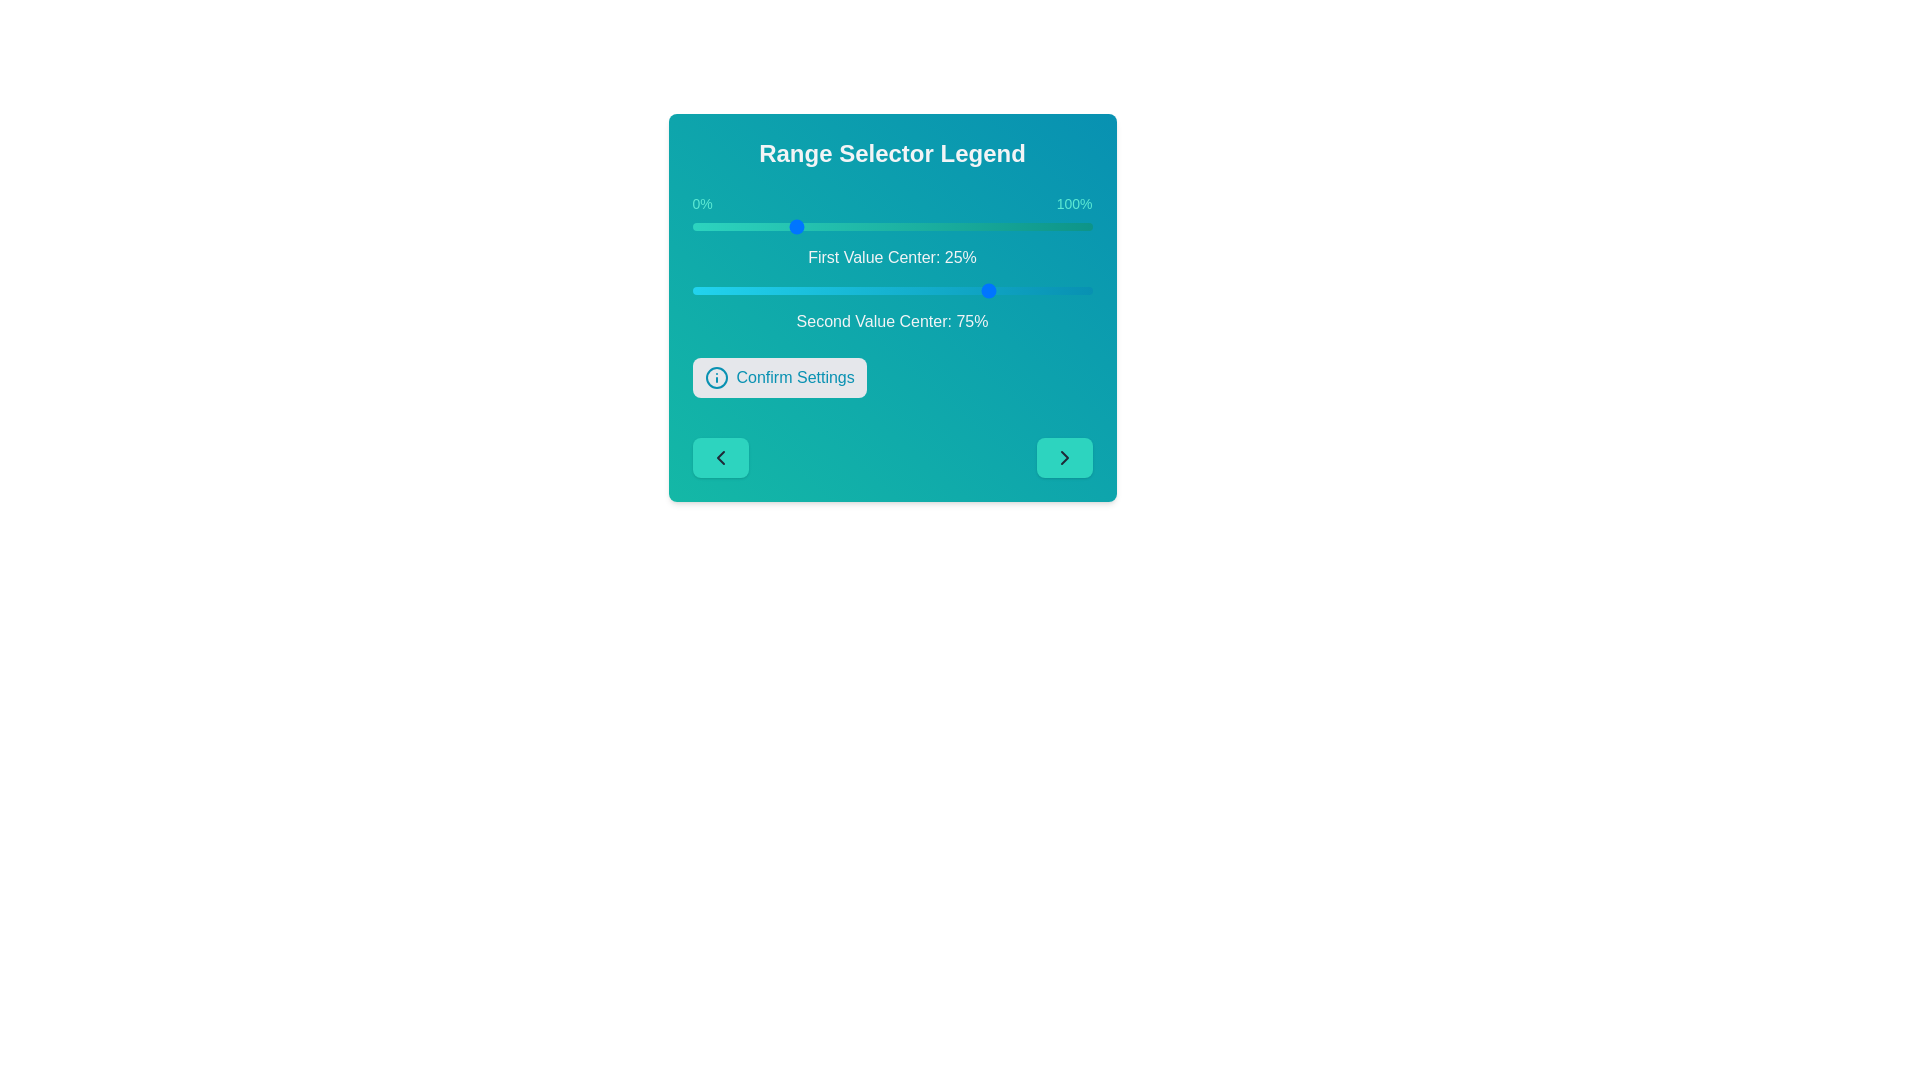 The image size is (1920, 1080). I want to click on the slider value, so click(984, 226).